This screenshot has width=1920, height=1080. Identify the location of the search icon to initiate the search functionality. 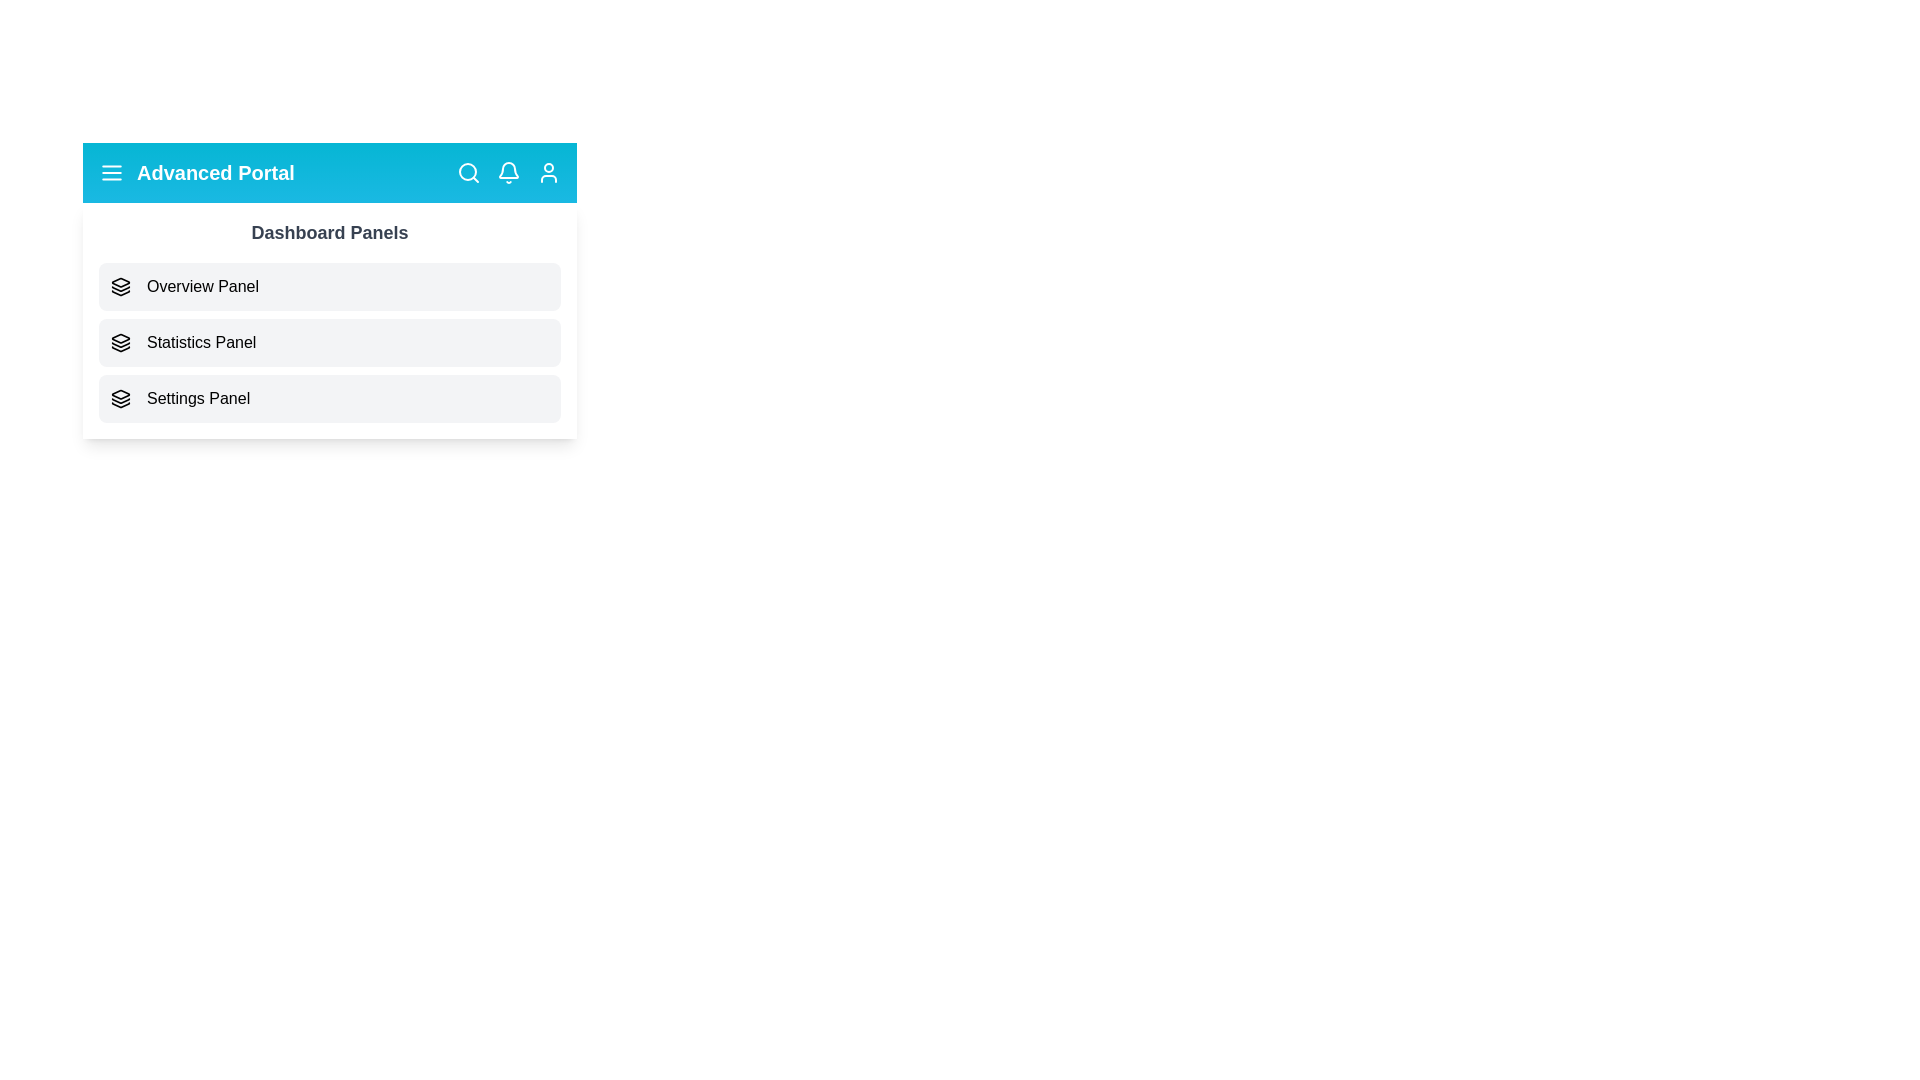
(468, 172).